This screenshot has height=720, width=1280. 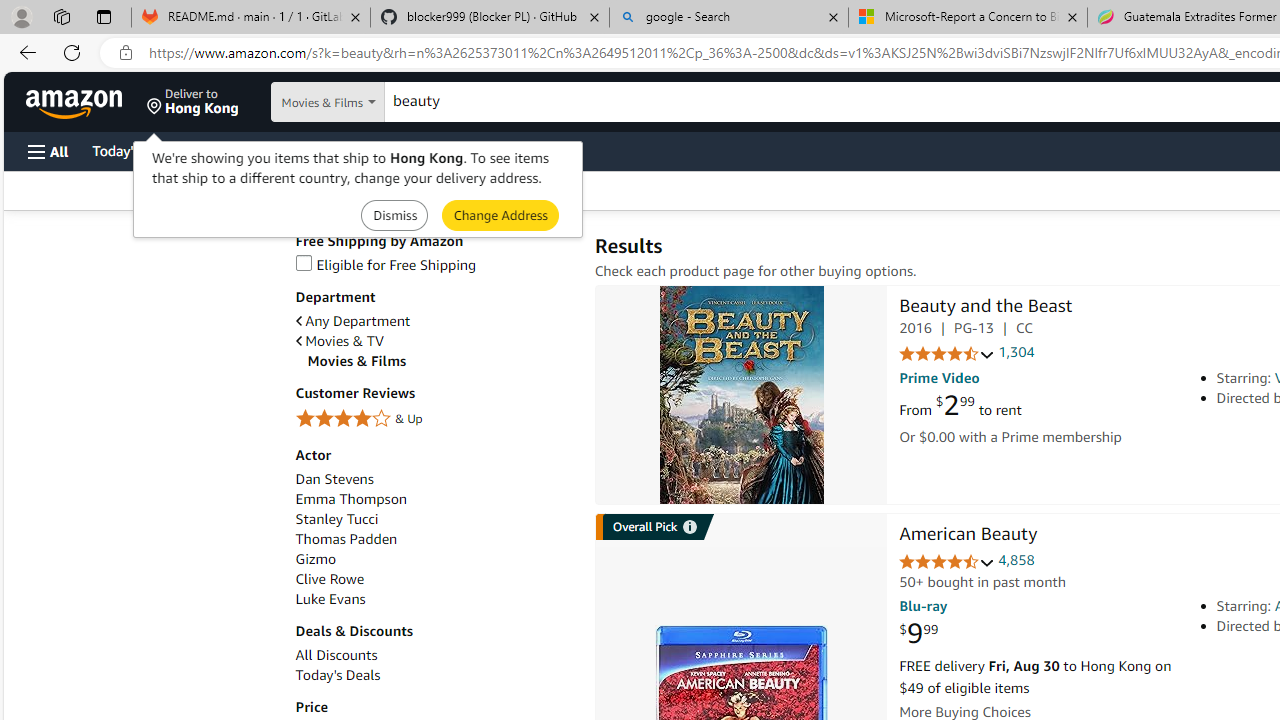 I want to click on '4 Stars & Up', so click(x=433, y=418).